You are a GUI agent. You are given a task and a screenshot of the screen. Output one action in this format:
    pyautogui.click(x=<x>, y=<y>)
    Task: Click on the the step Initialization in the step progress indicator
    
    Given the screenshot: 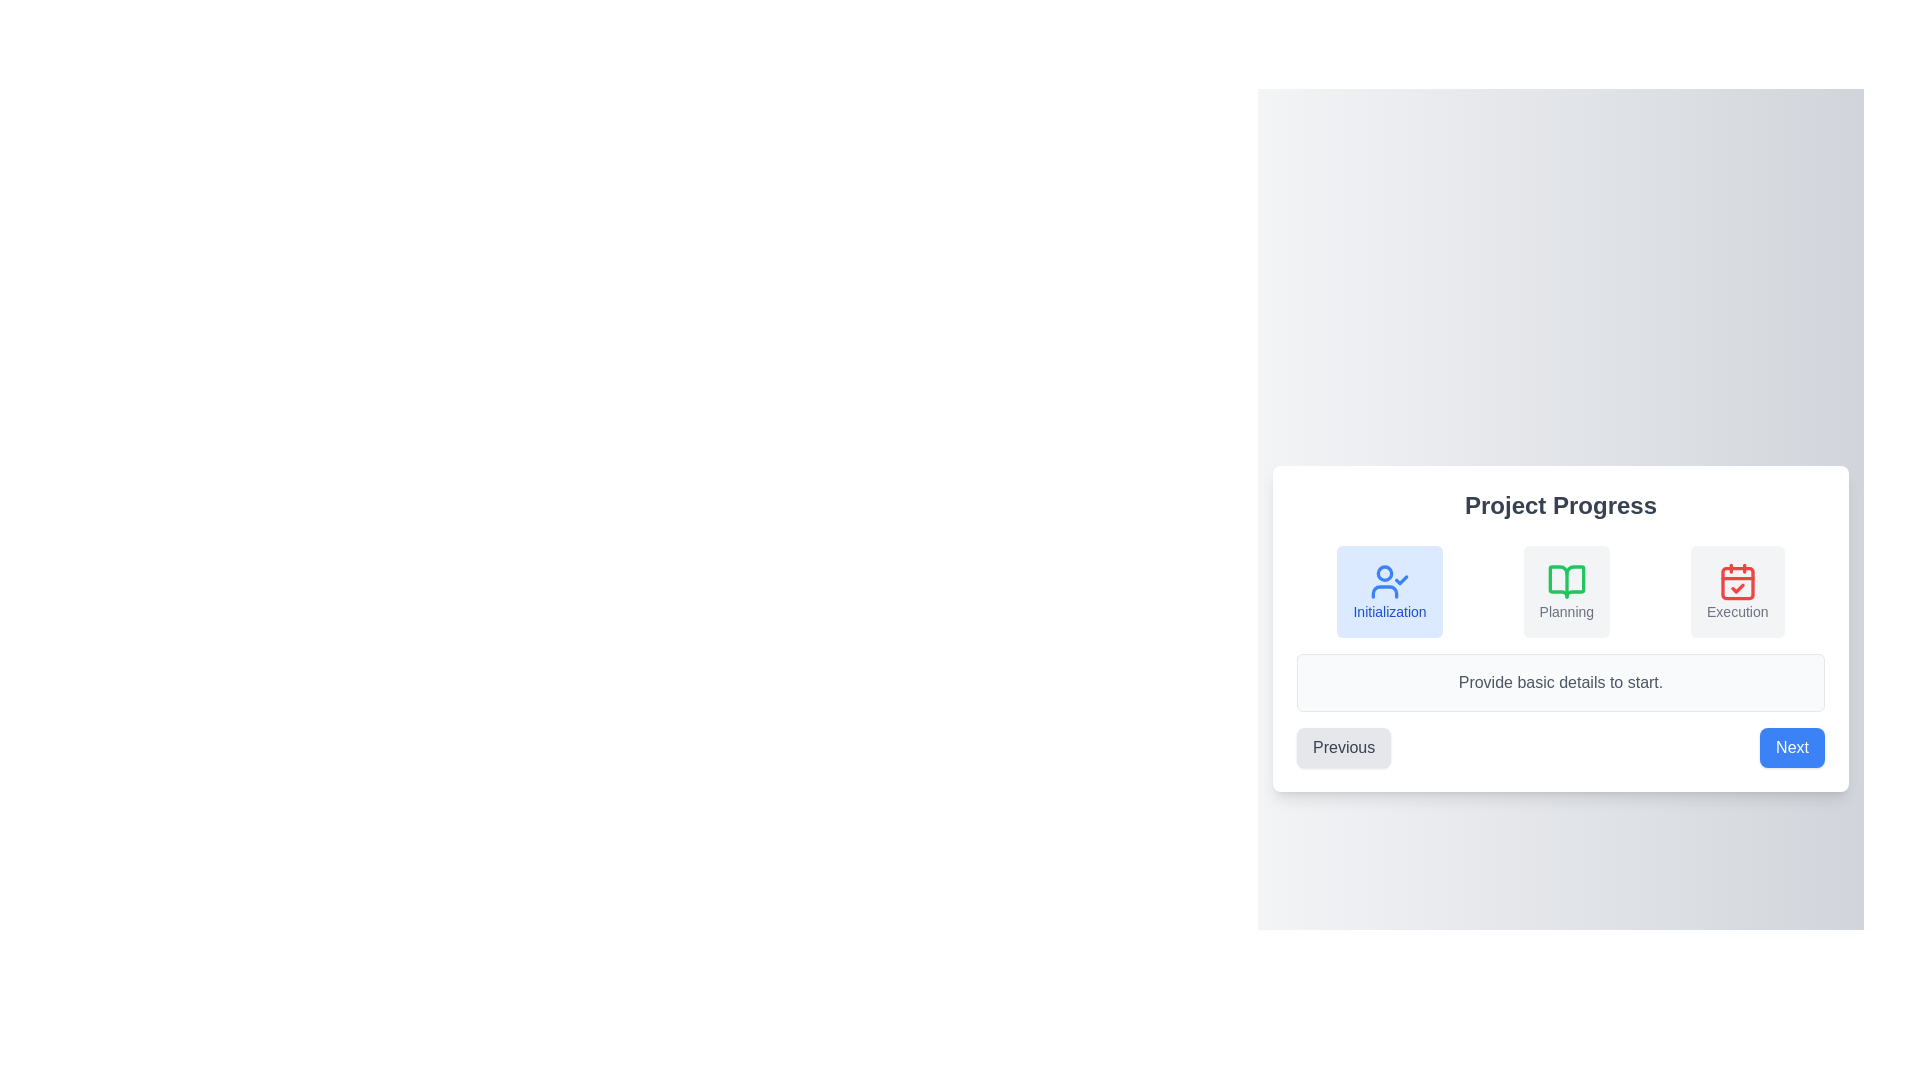 What is the action you would take?
    pyautogui.click(x=1389, y=590)
    